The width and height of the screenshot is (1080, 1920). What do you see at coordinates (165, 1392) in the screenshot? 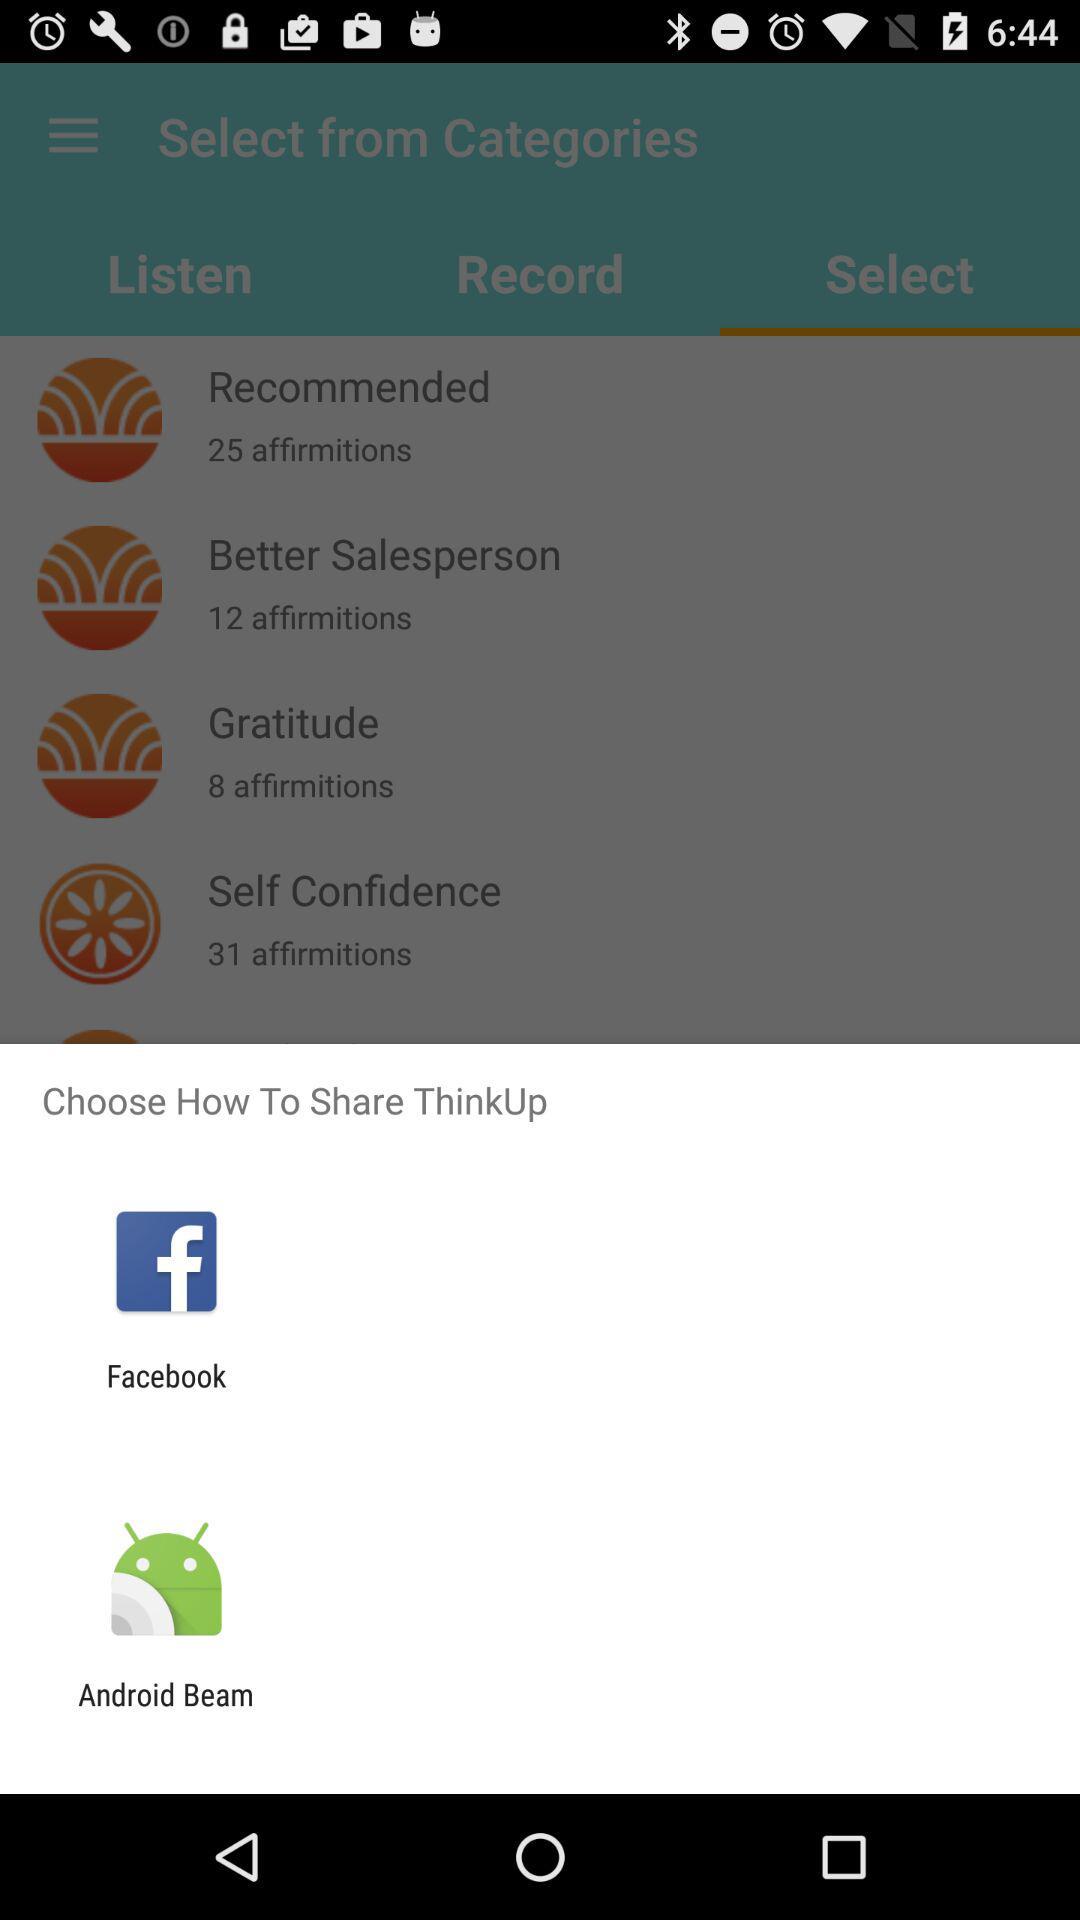
I see `facebook` at bounding box center [165, 1392].